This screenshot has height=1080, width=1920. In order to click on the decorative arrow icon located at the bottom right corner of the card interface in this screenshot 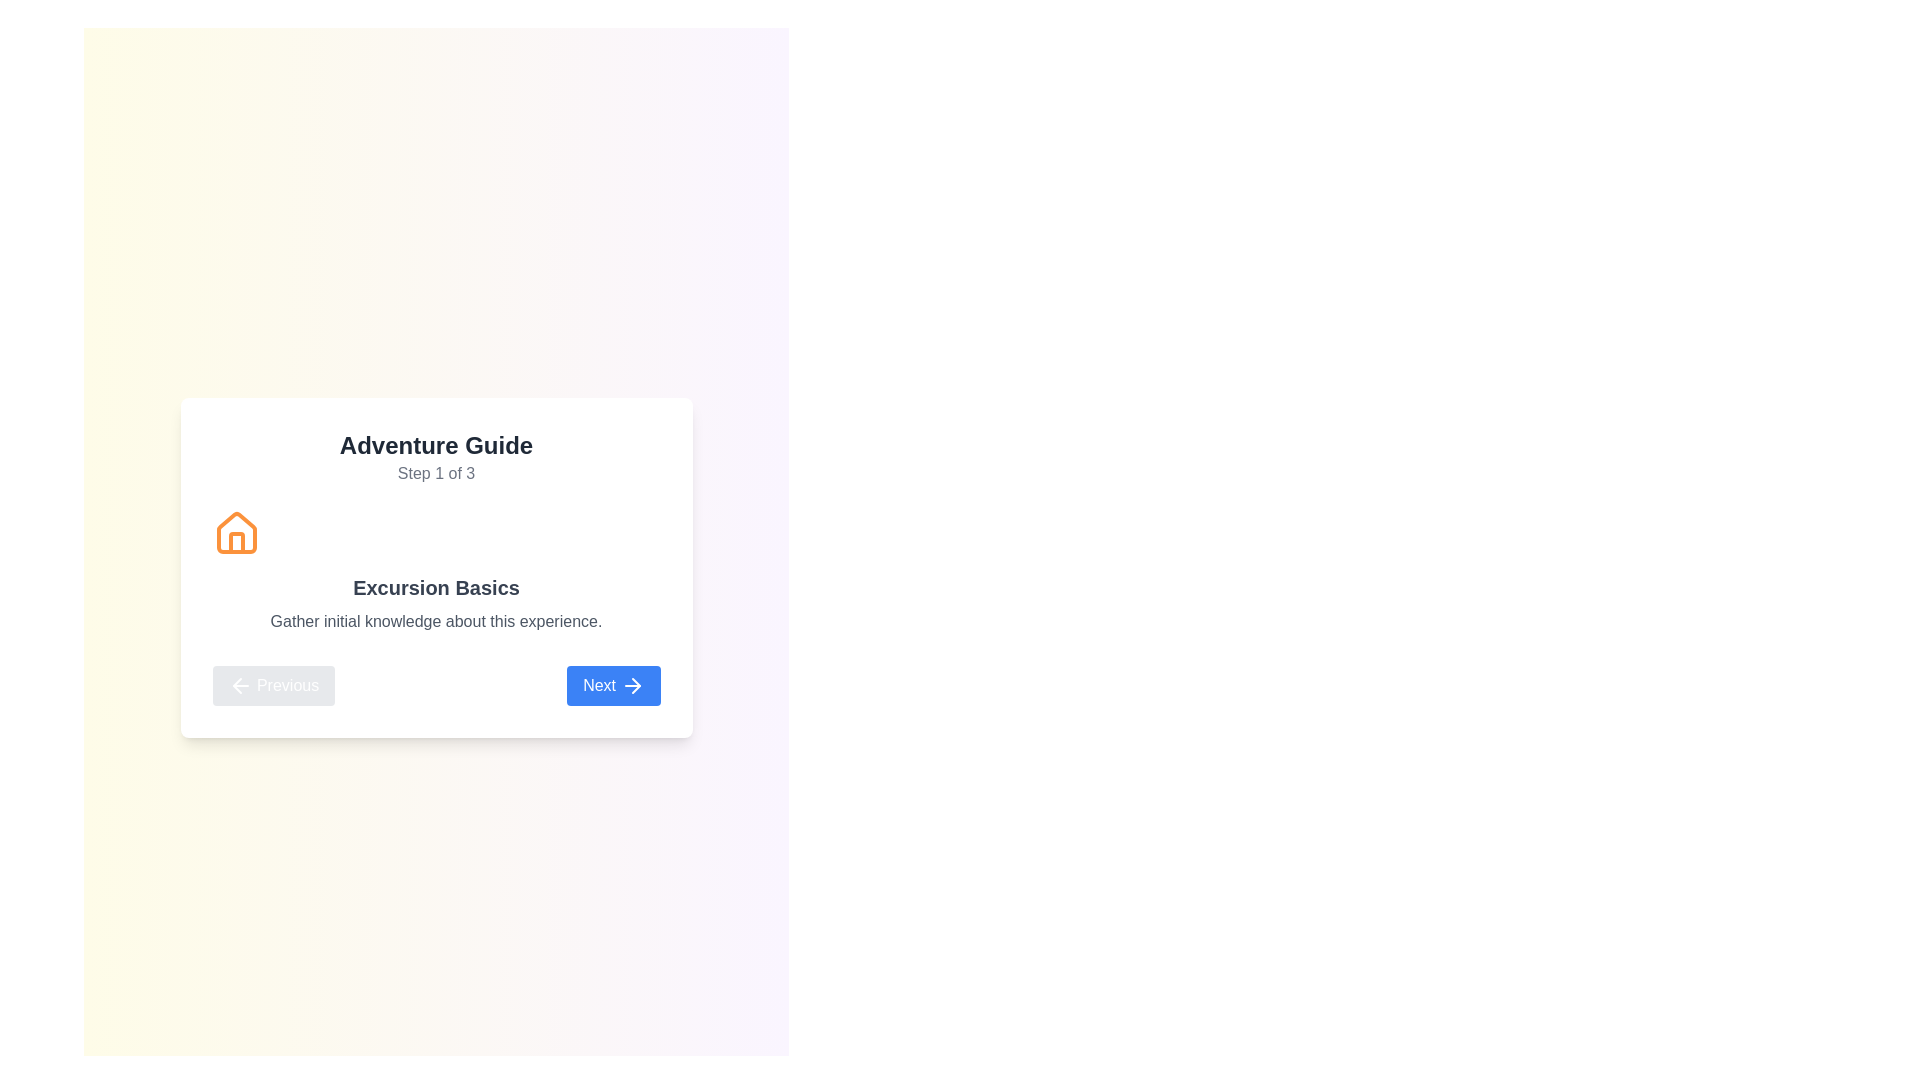, I will do `click(631, 685)`.